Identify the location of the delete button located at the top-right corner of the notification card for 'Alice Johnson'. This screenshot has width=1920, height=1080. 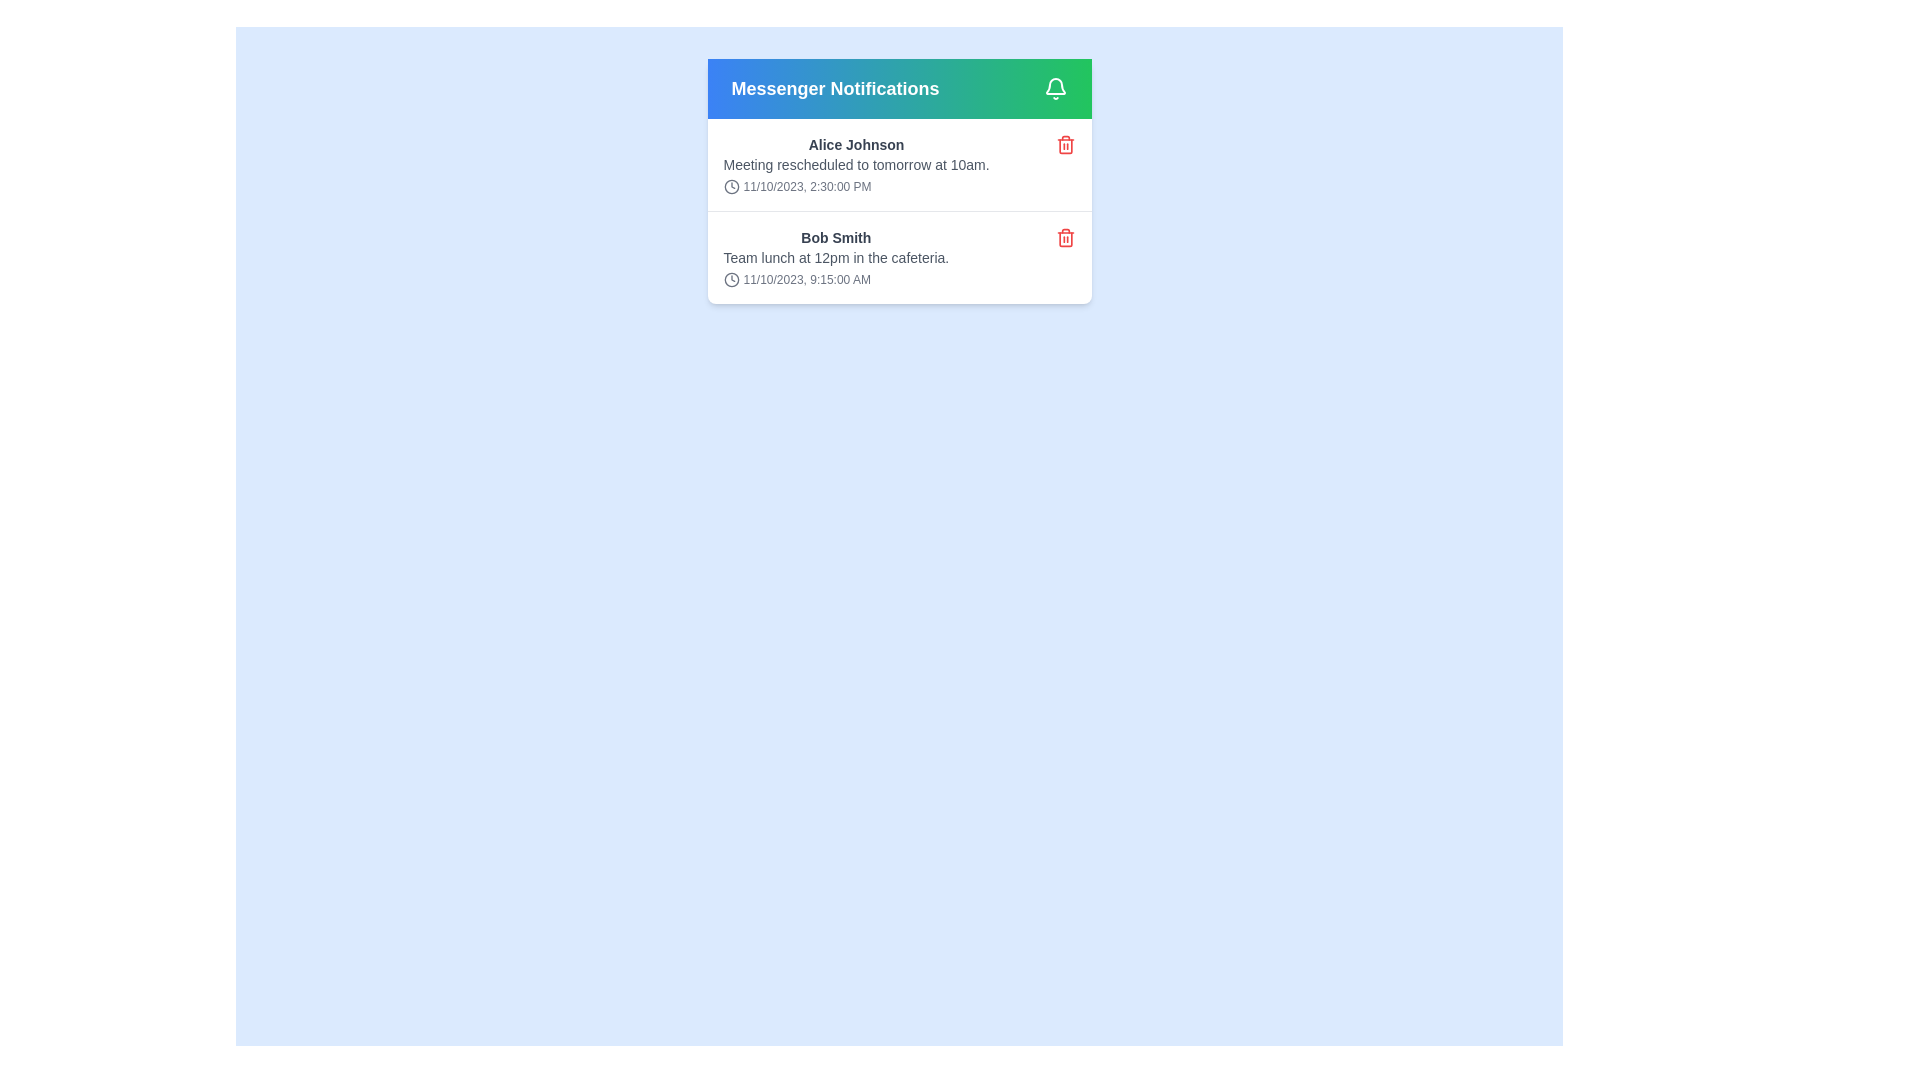
(1064, 144).